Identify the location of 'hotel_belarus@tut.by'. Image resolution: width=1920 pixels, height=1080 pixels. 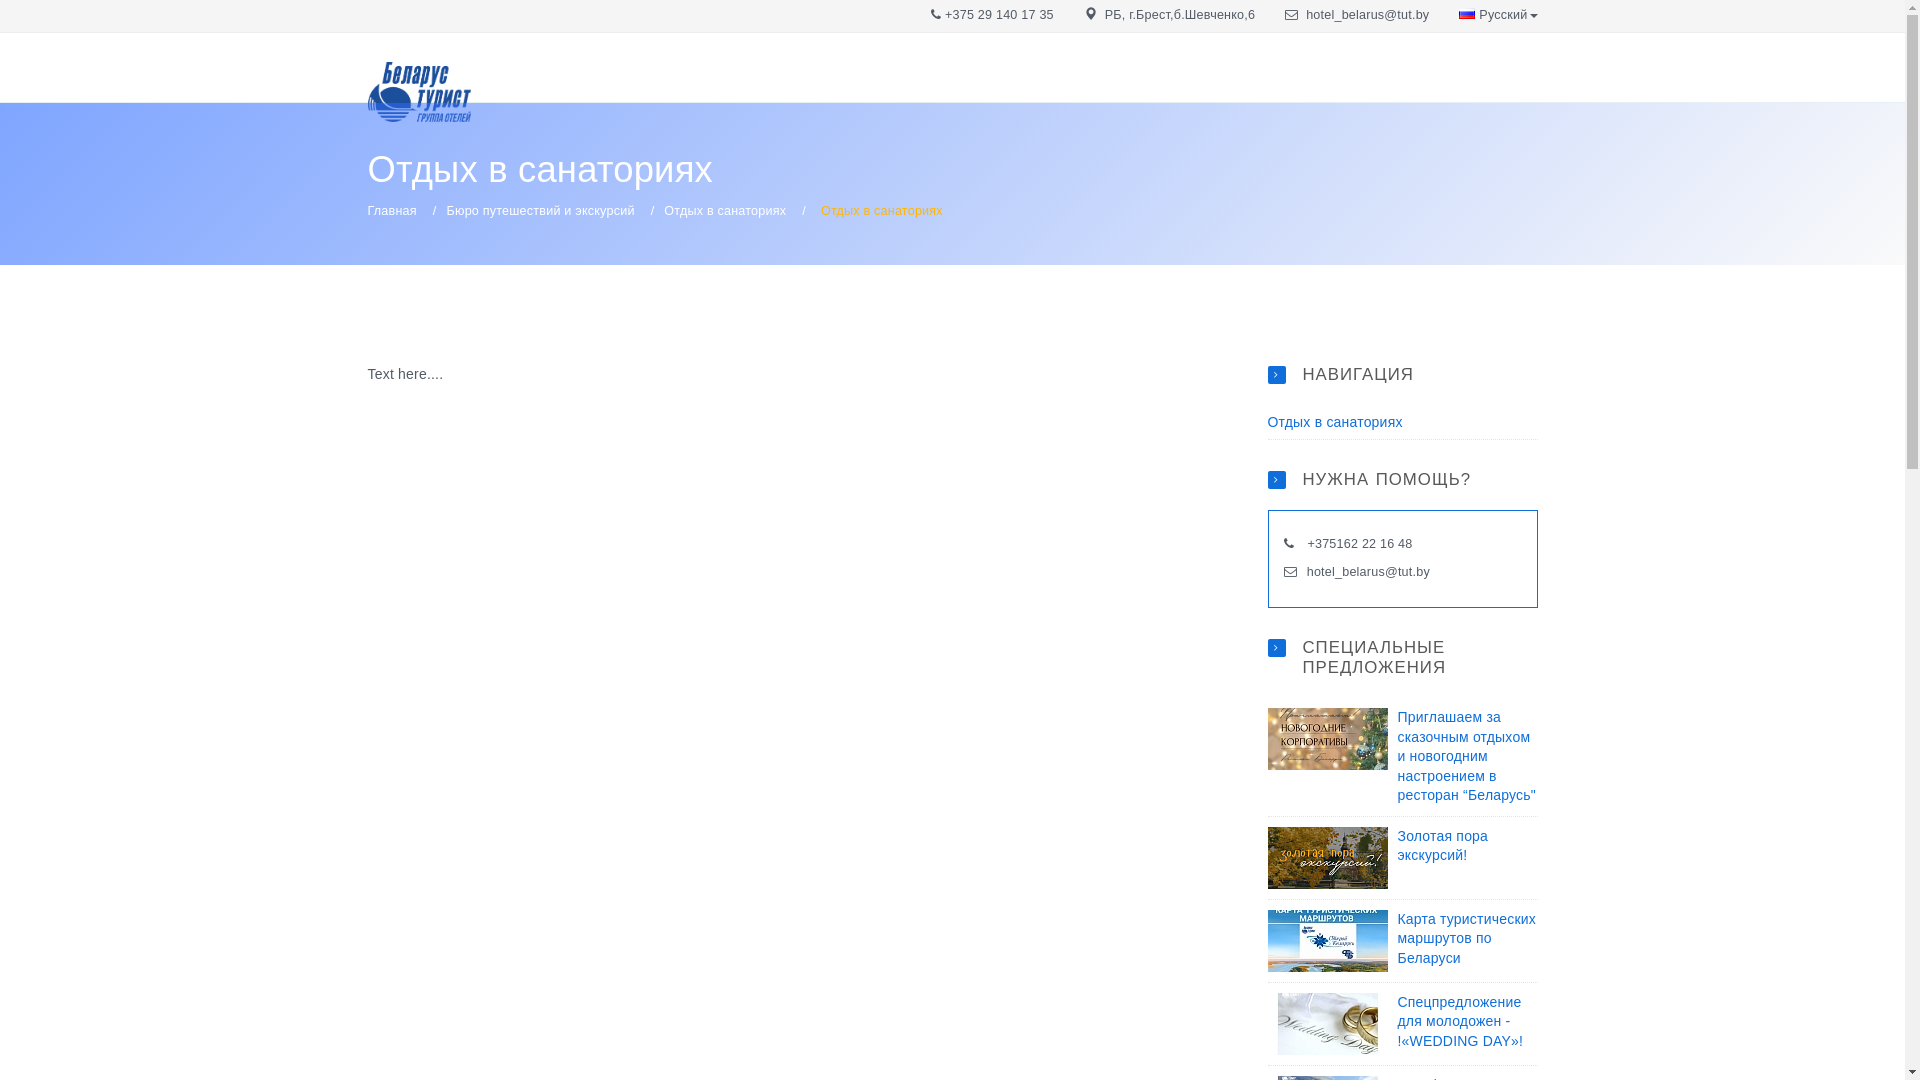
(1366, 15).